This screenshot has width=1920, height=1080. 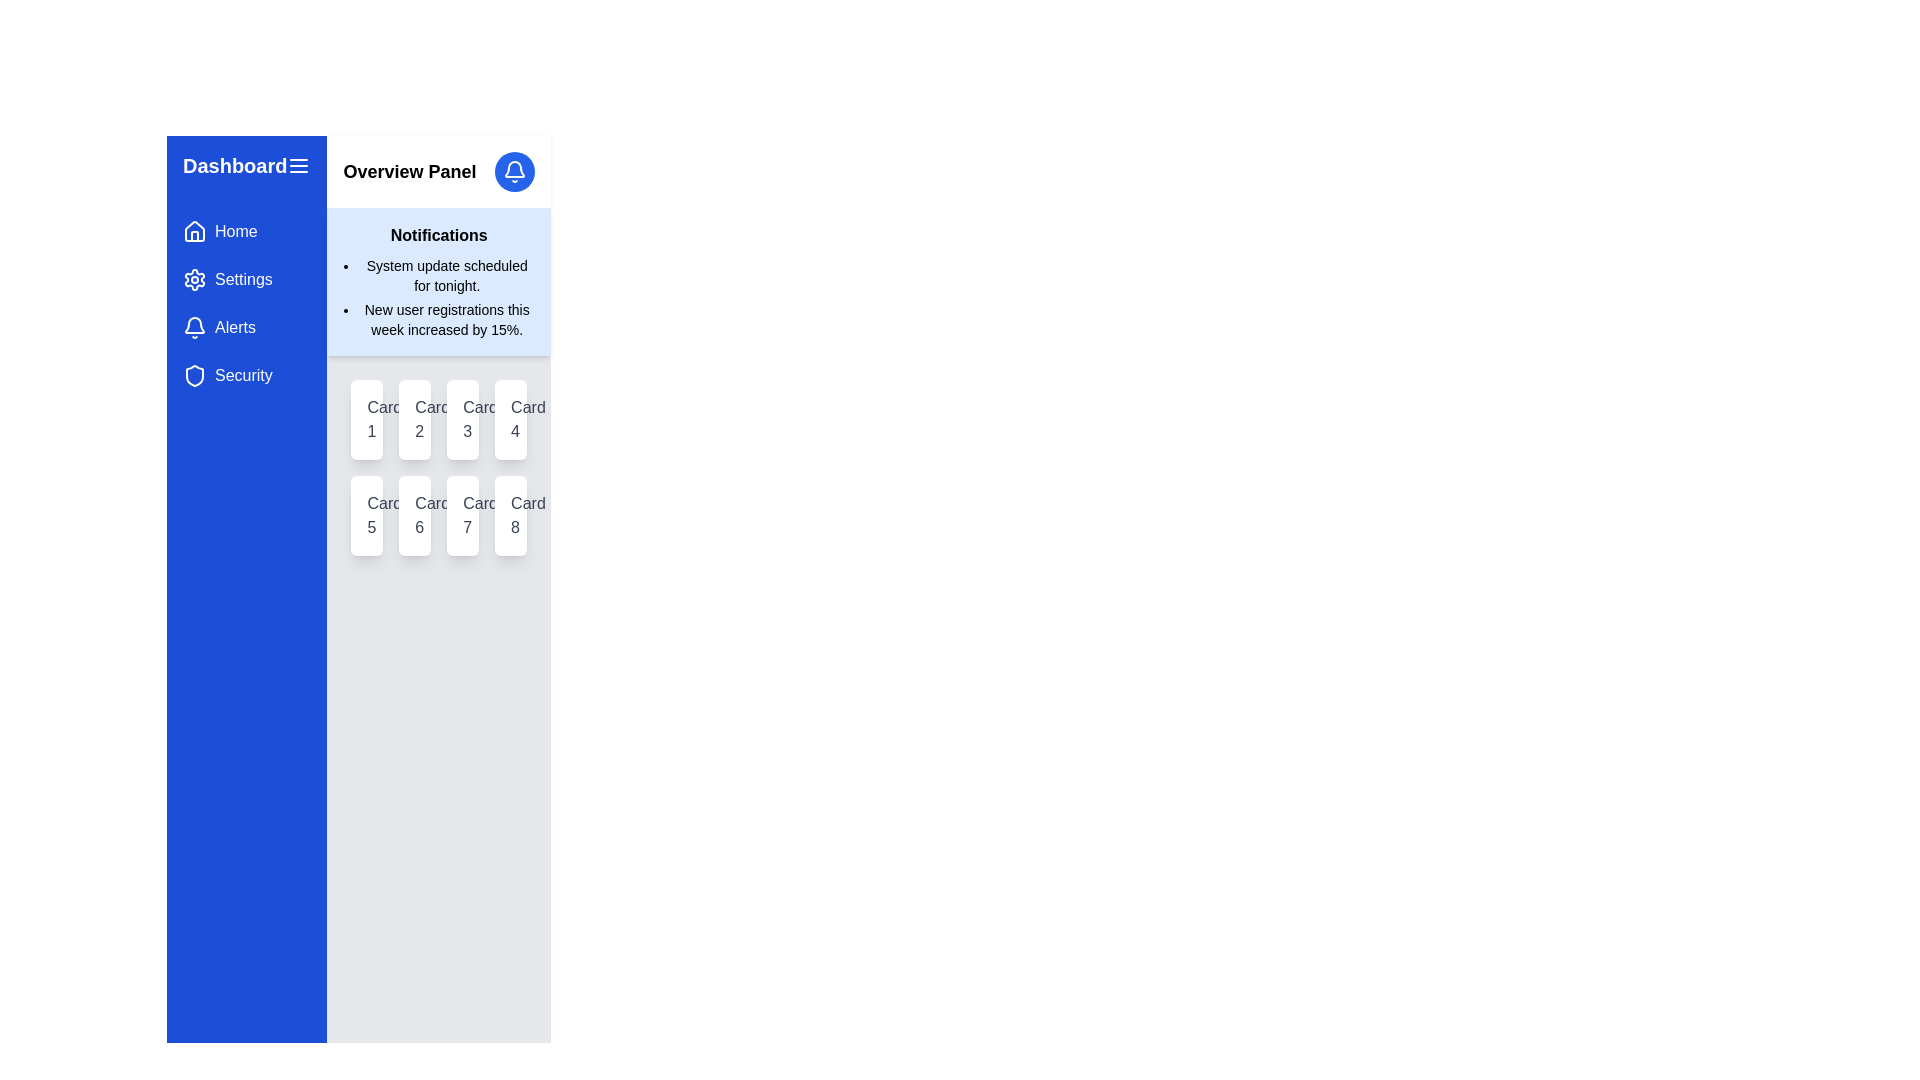 What do you see at coordinates (367, 419) in the screenshot?
I see `the first Card element in the grid, which is positioned in the top-left corner and serves as an information display` at bounding box center [367, 419].